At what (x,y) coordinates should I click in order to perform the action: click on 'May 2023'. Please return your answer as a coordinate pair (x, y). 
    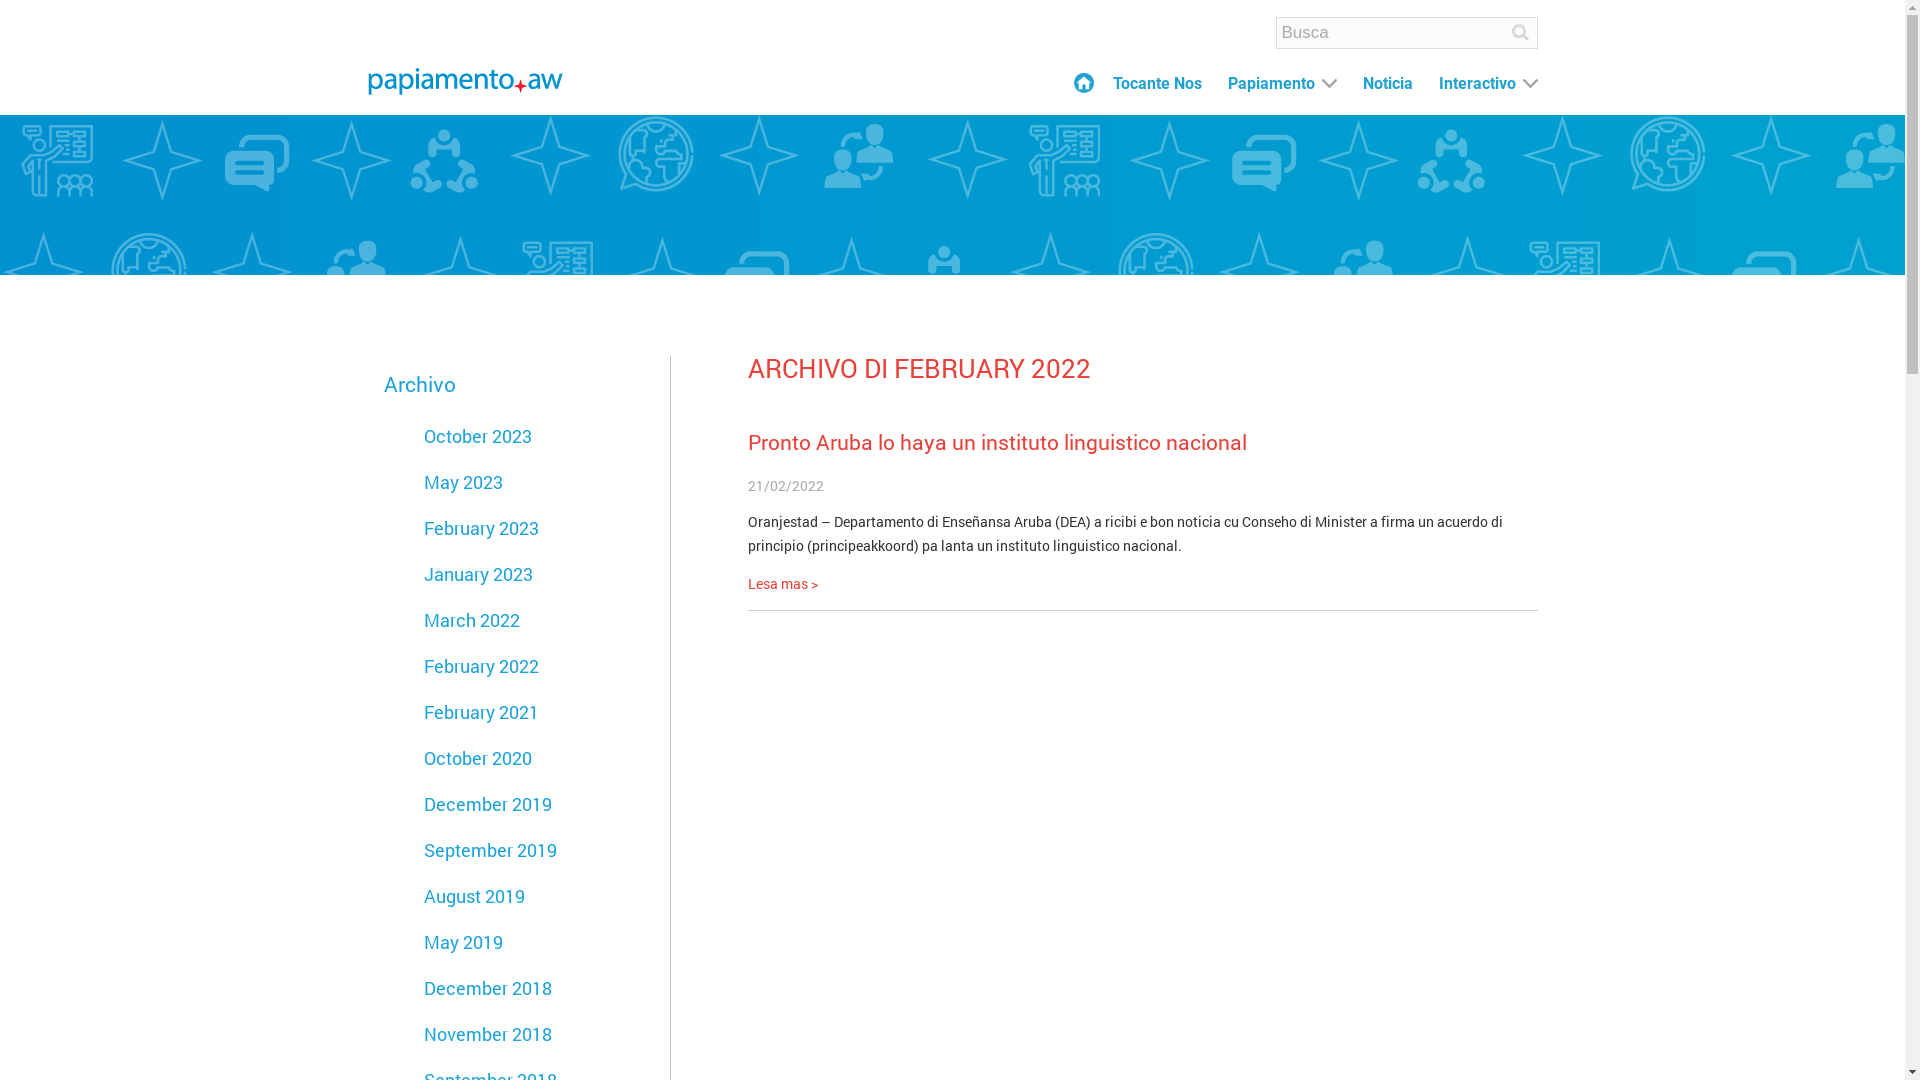
    Looking at the image, I should click on (462, 482).